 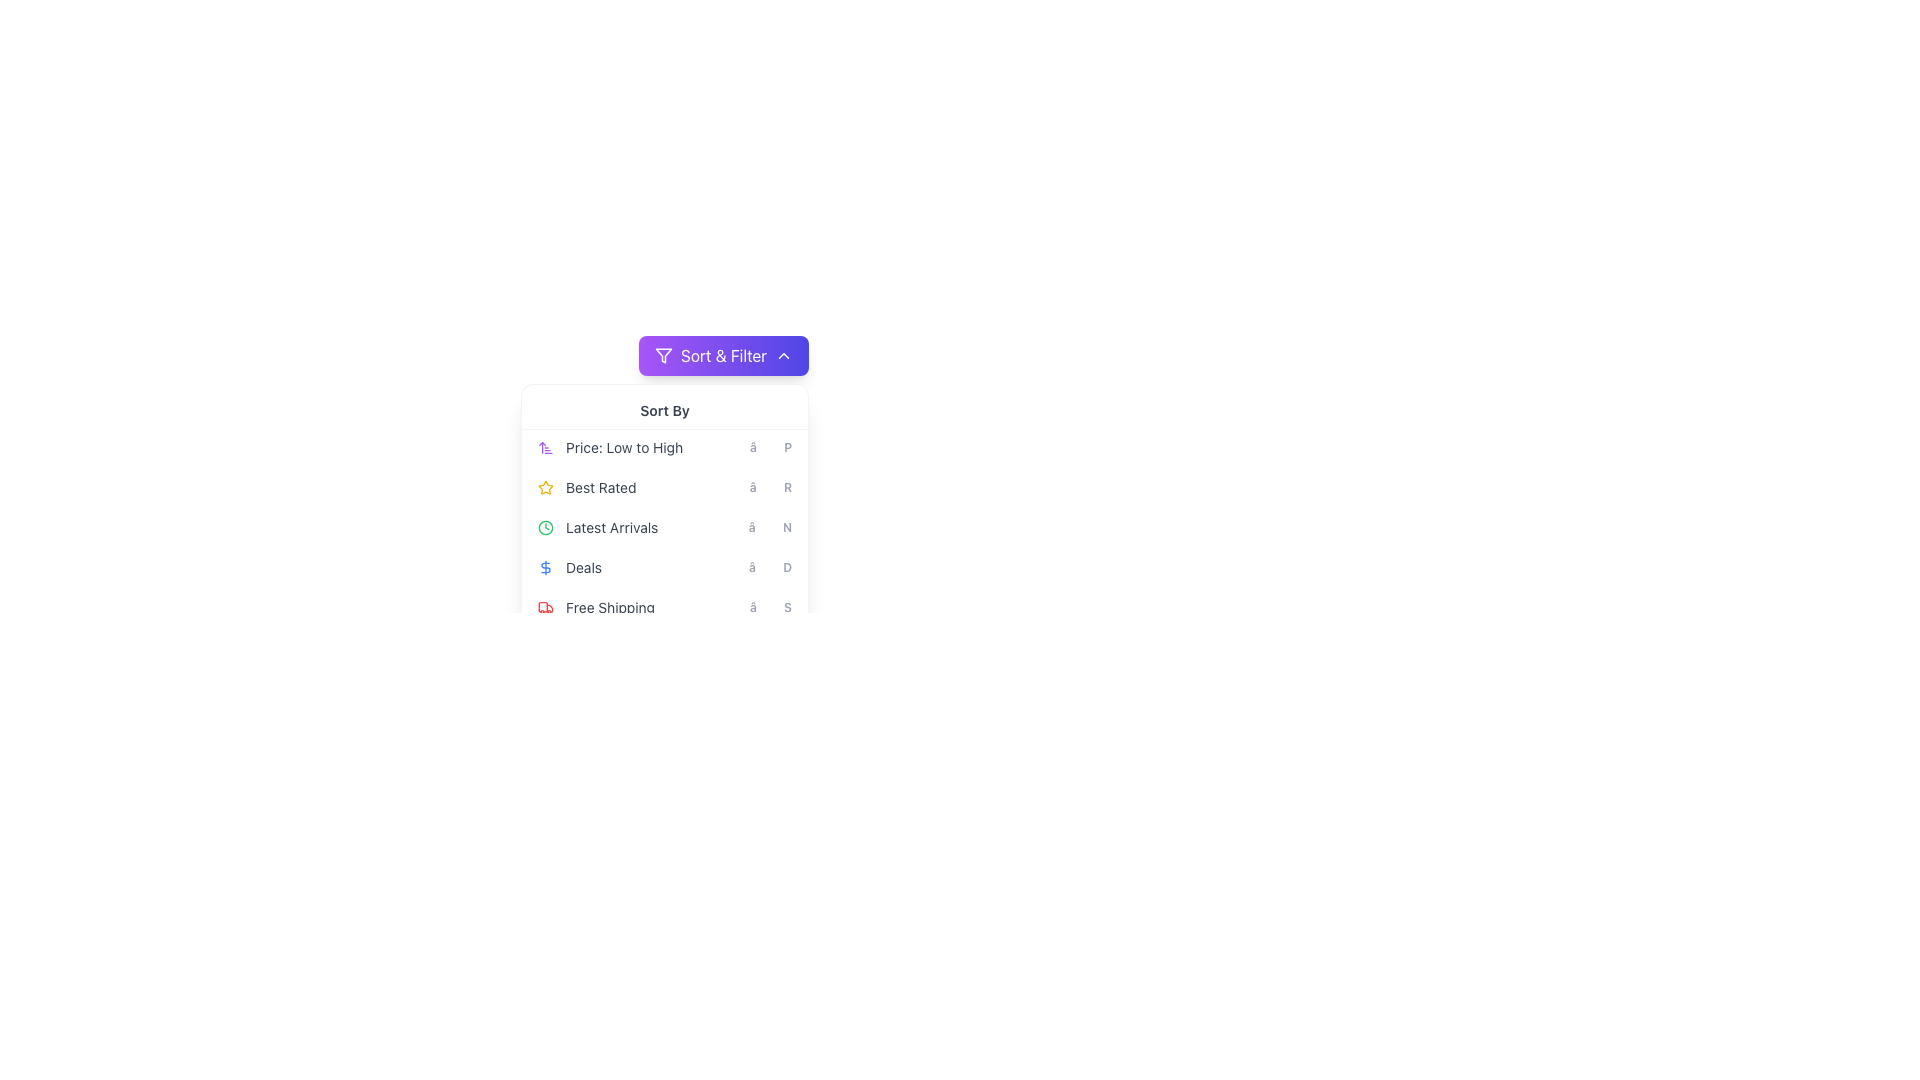 I want to click on descriptive text label located in the vertical menu, positioned fourth from the top, indicating a specific category or feature related to deals, so click(x=583, y=567).